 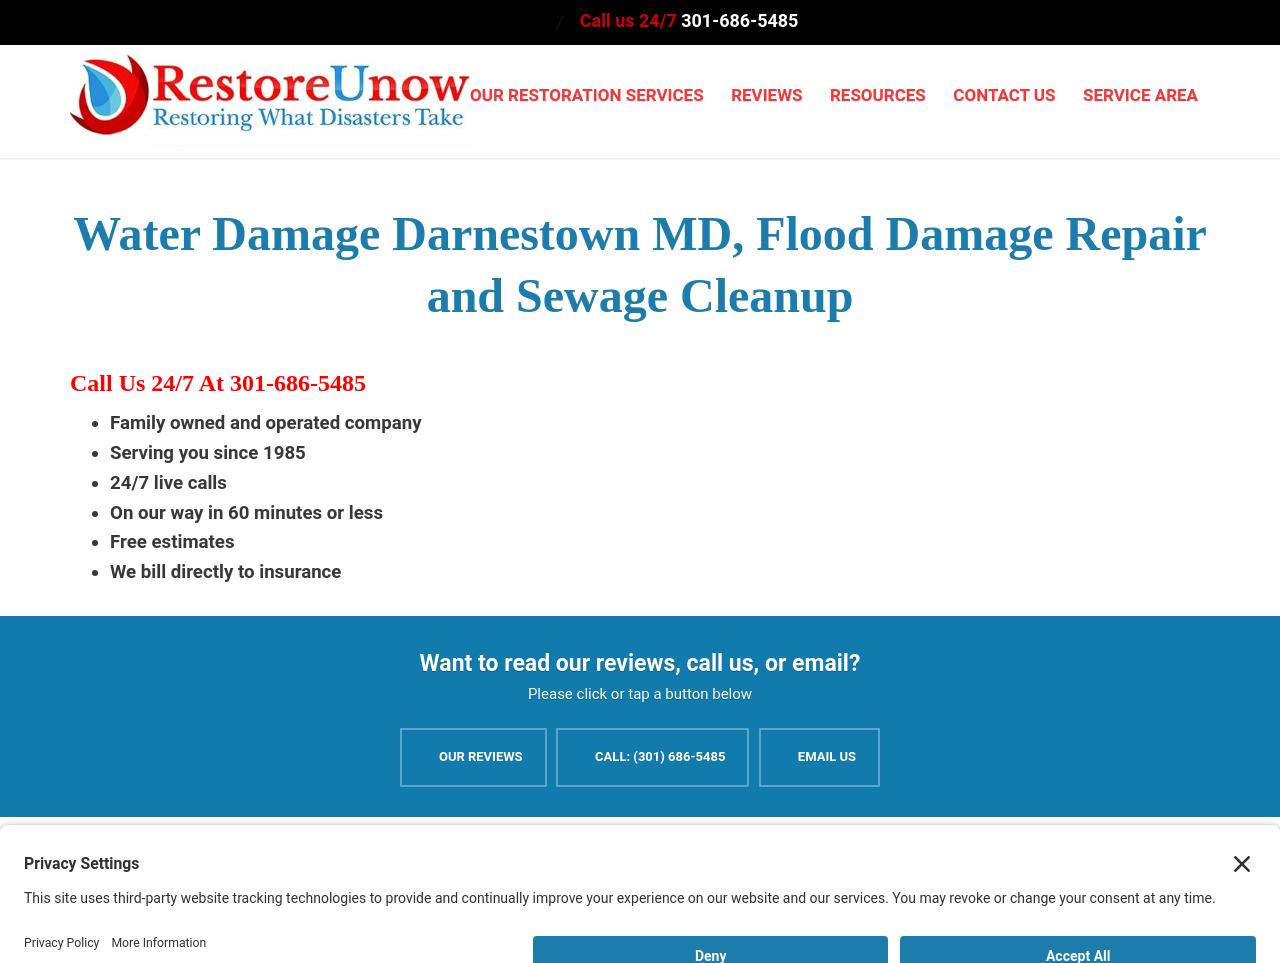 What do you see at coordinates (850, 459) in the screenshot?
I see `'Commercial Mold Removal'` at bounding box center [850, 459].